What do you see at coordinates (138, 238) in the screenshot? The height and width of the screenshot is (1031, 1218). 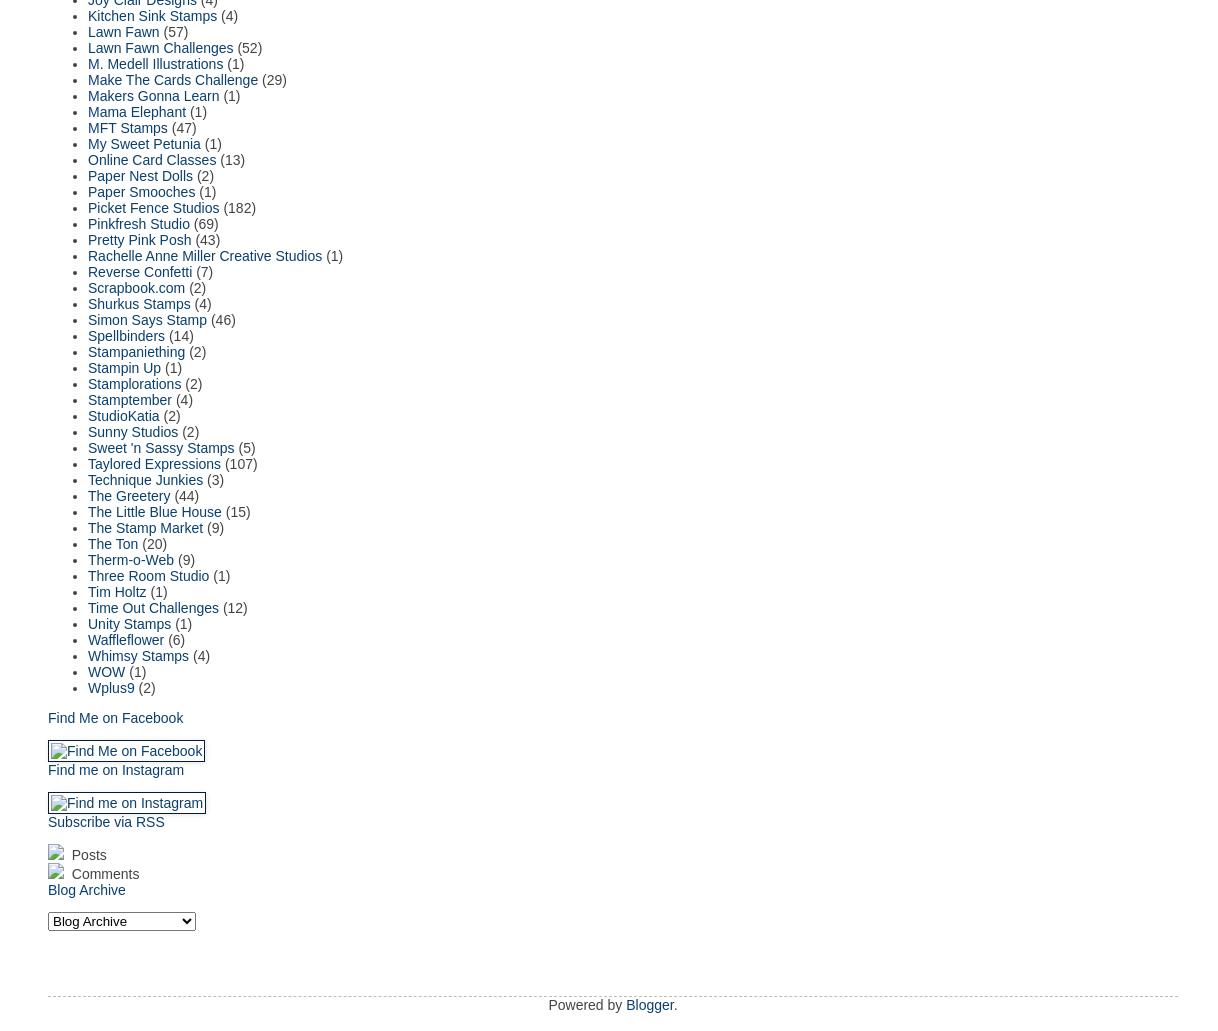 I see `'Pretty Pink Posh'` at bounding box center [138, 238].